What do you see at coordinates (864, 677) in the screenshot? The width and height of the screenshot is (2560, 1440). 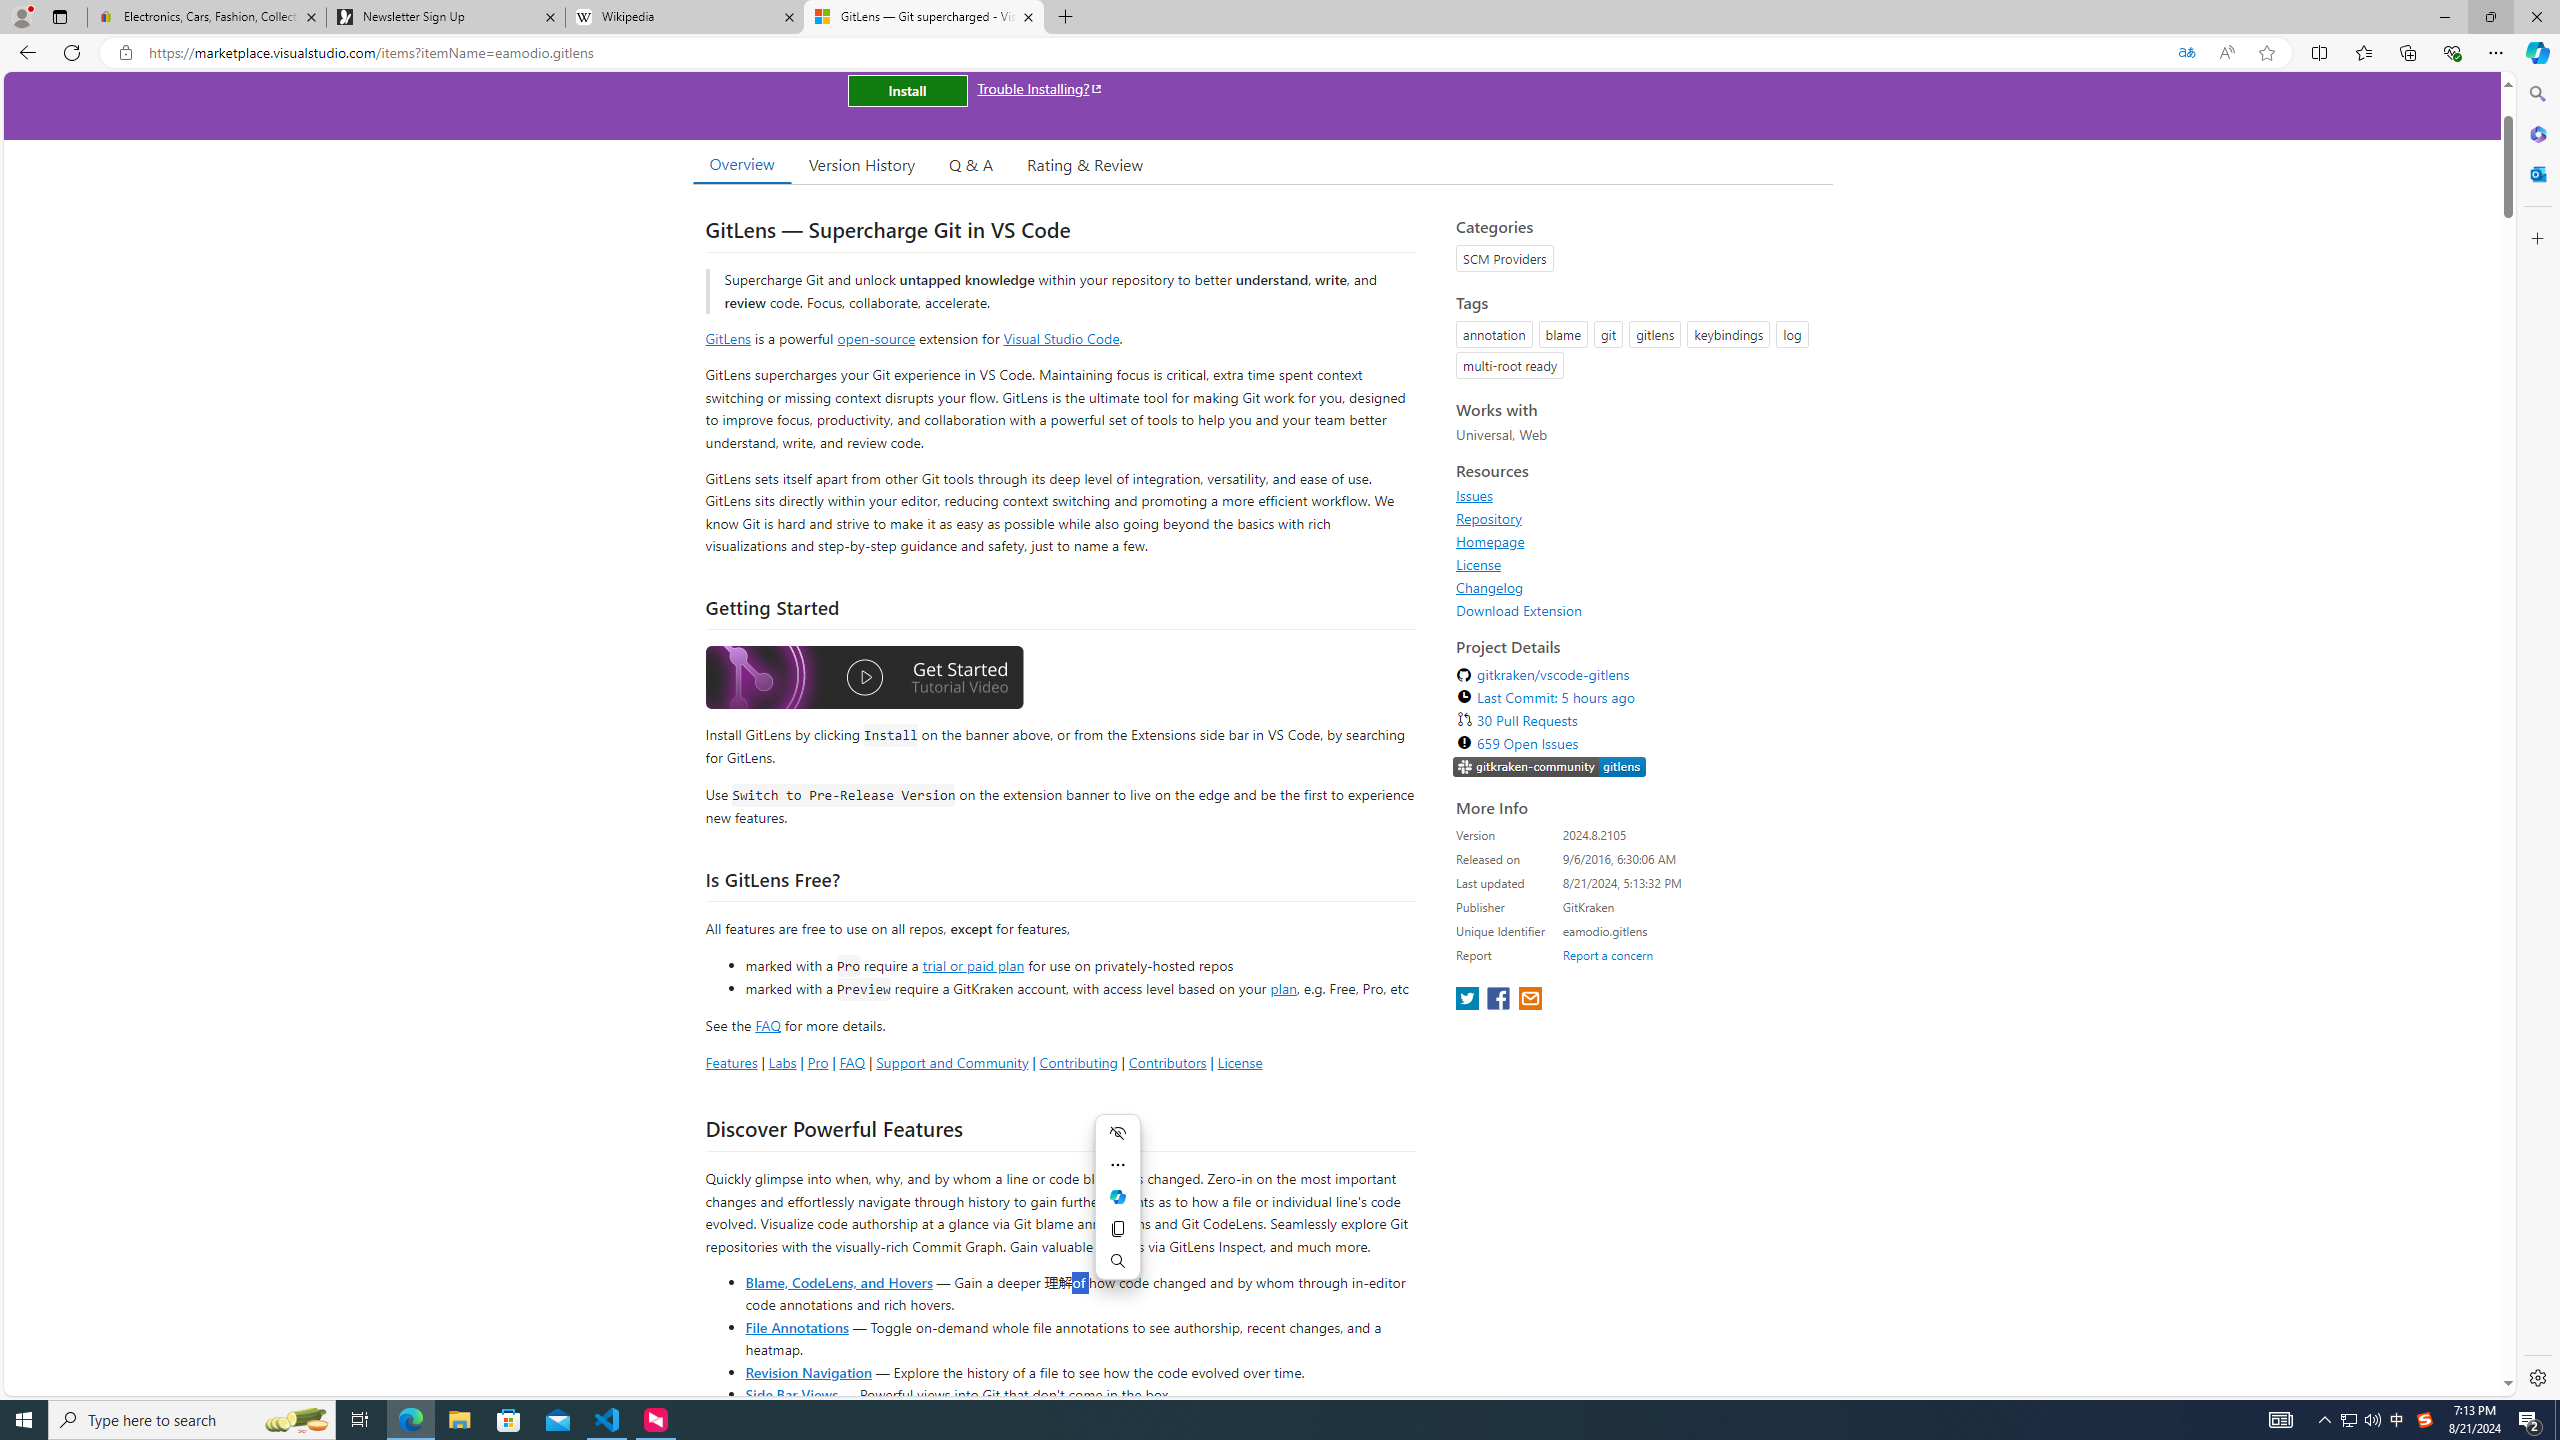 I see `'Watch the GitLens Getting Started video'` at bounding box center [864, 677].